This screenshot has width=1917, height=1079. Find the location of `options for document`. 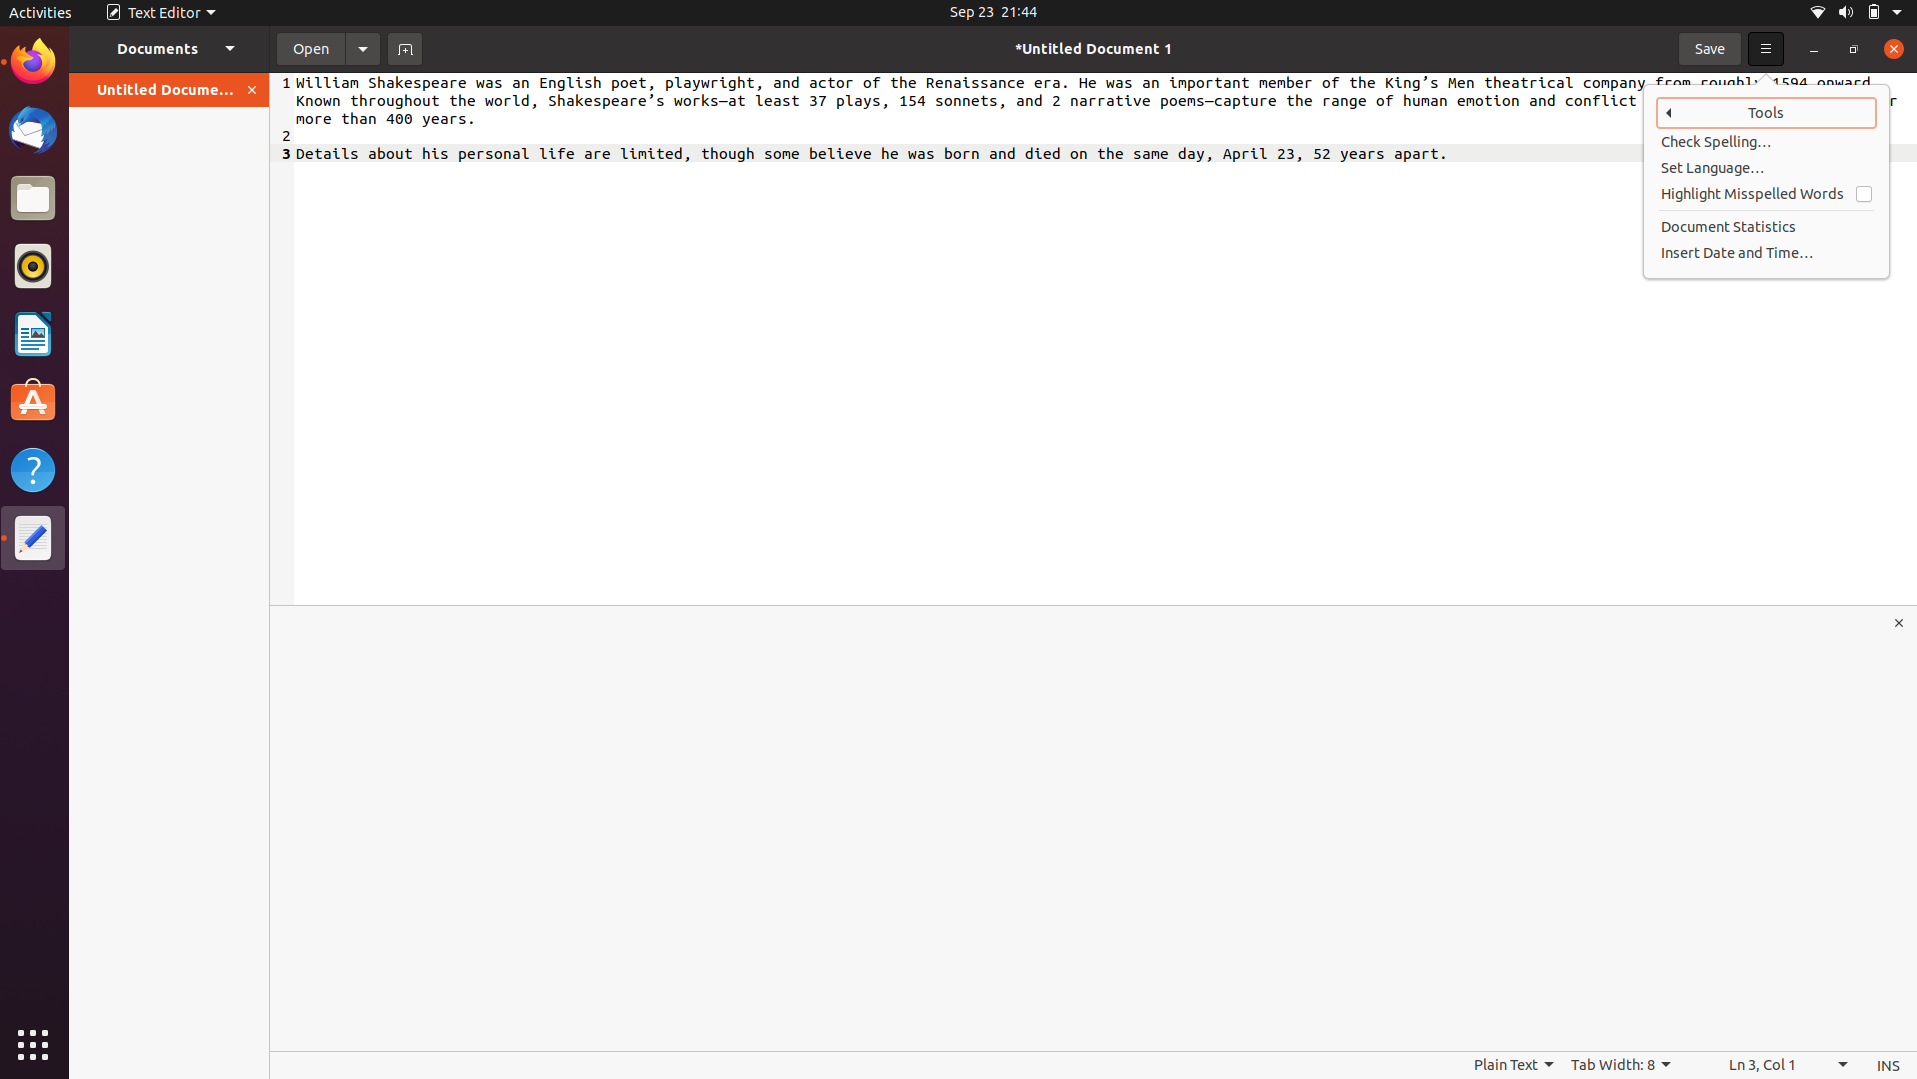

options for document is located at coordinates (362, 47).